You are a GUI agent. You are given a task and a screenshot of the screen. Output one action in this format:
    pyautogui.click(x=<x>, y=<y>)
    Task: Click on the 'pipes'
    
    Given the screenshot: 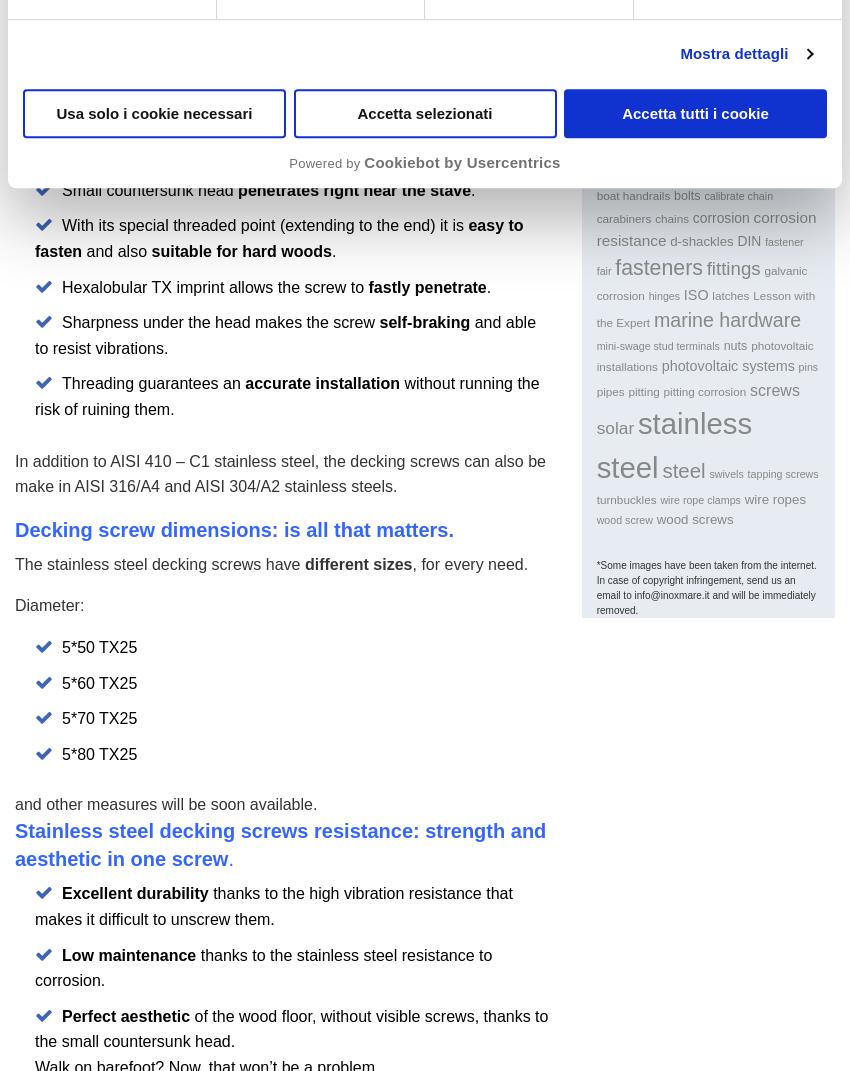 What is the action you would take?
    pyautogui.click(x=595, y=390)
    